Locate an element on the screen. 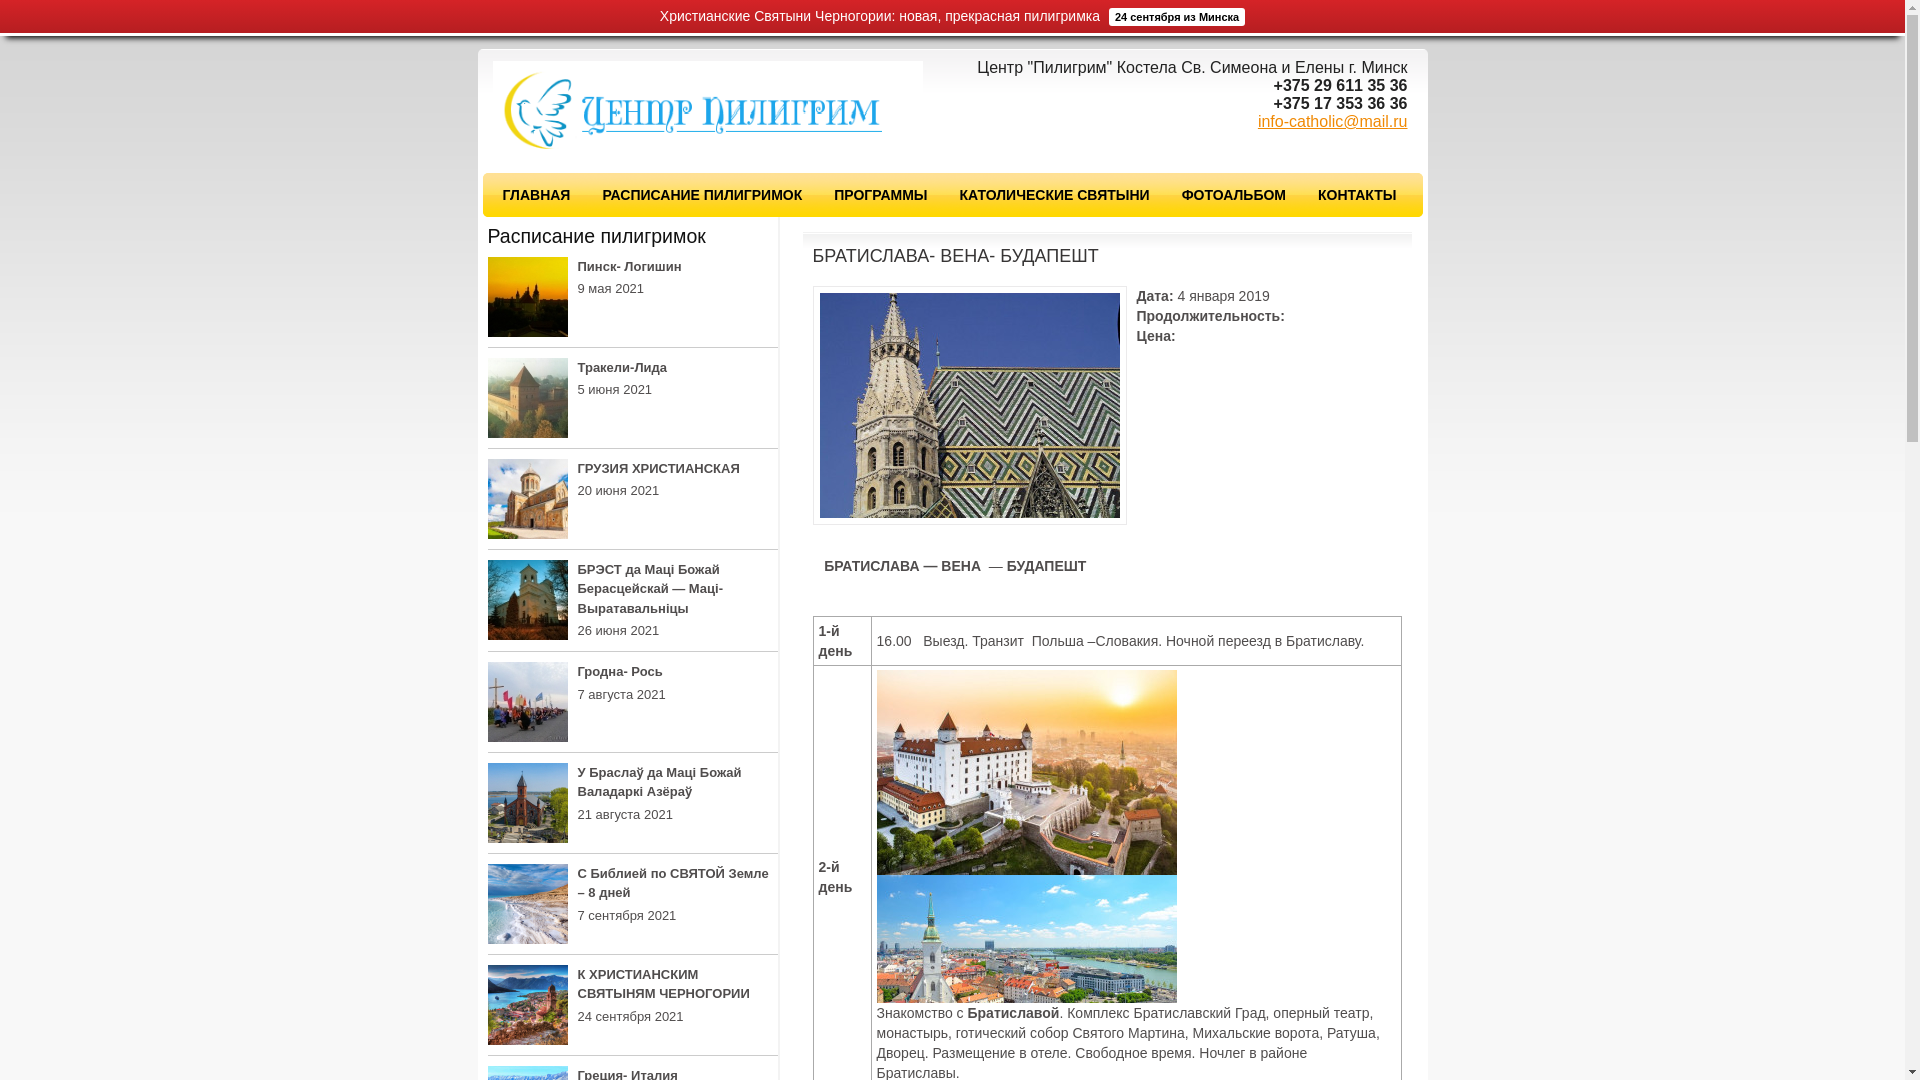 This screenshot has width=1920, height=1080. 'info-catholic@mail.ru' is located at coordinates (1256, 121).